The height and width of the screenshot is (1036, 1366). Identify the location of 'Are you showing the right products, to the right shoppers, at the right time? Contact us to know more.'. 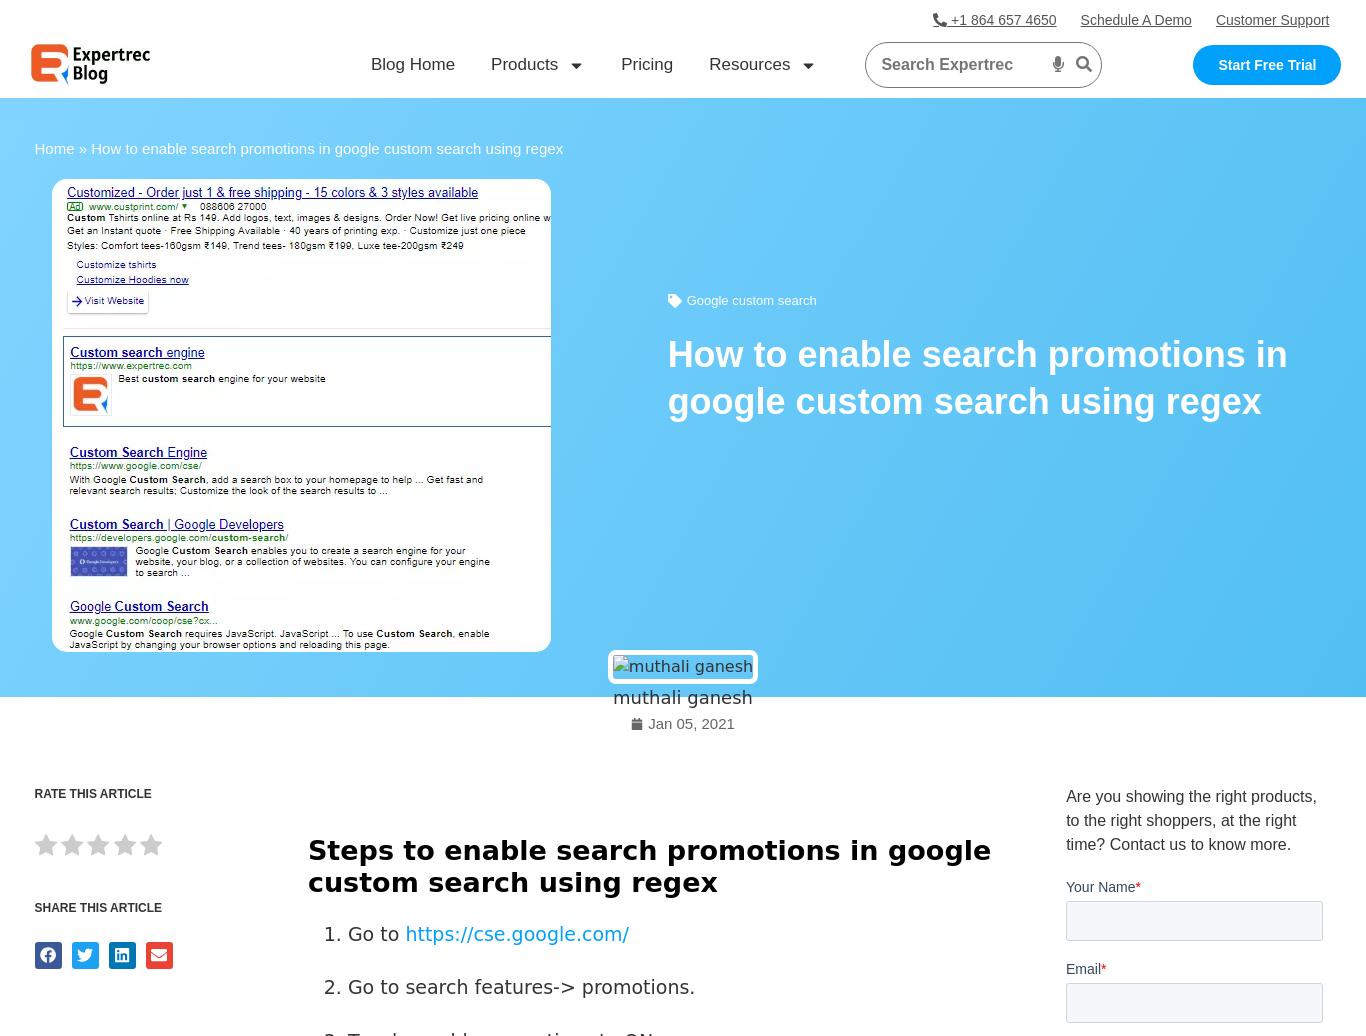
(1191, 820).